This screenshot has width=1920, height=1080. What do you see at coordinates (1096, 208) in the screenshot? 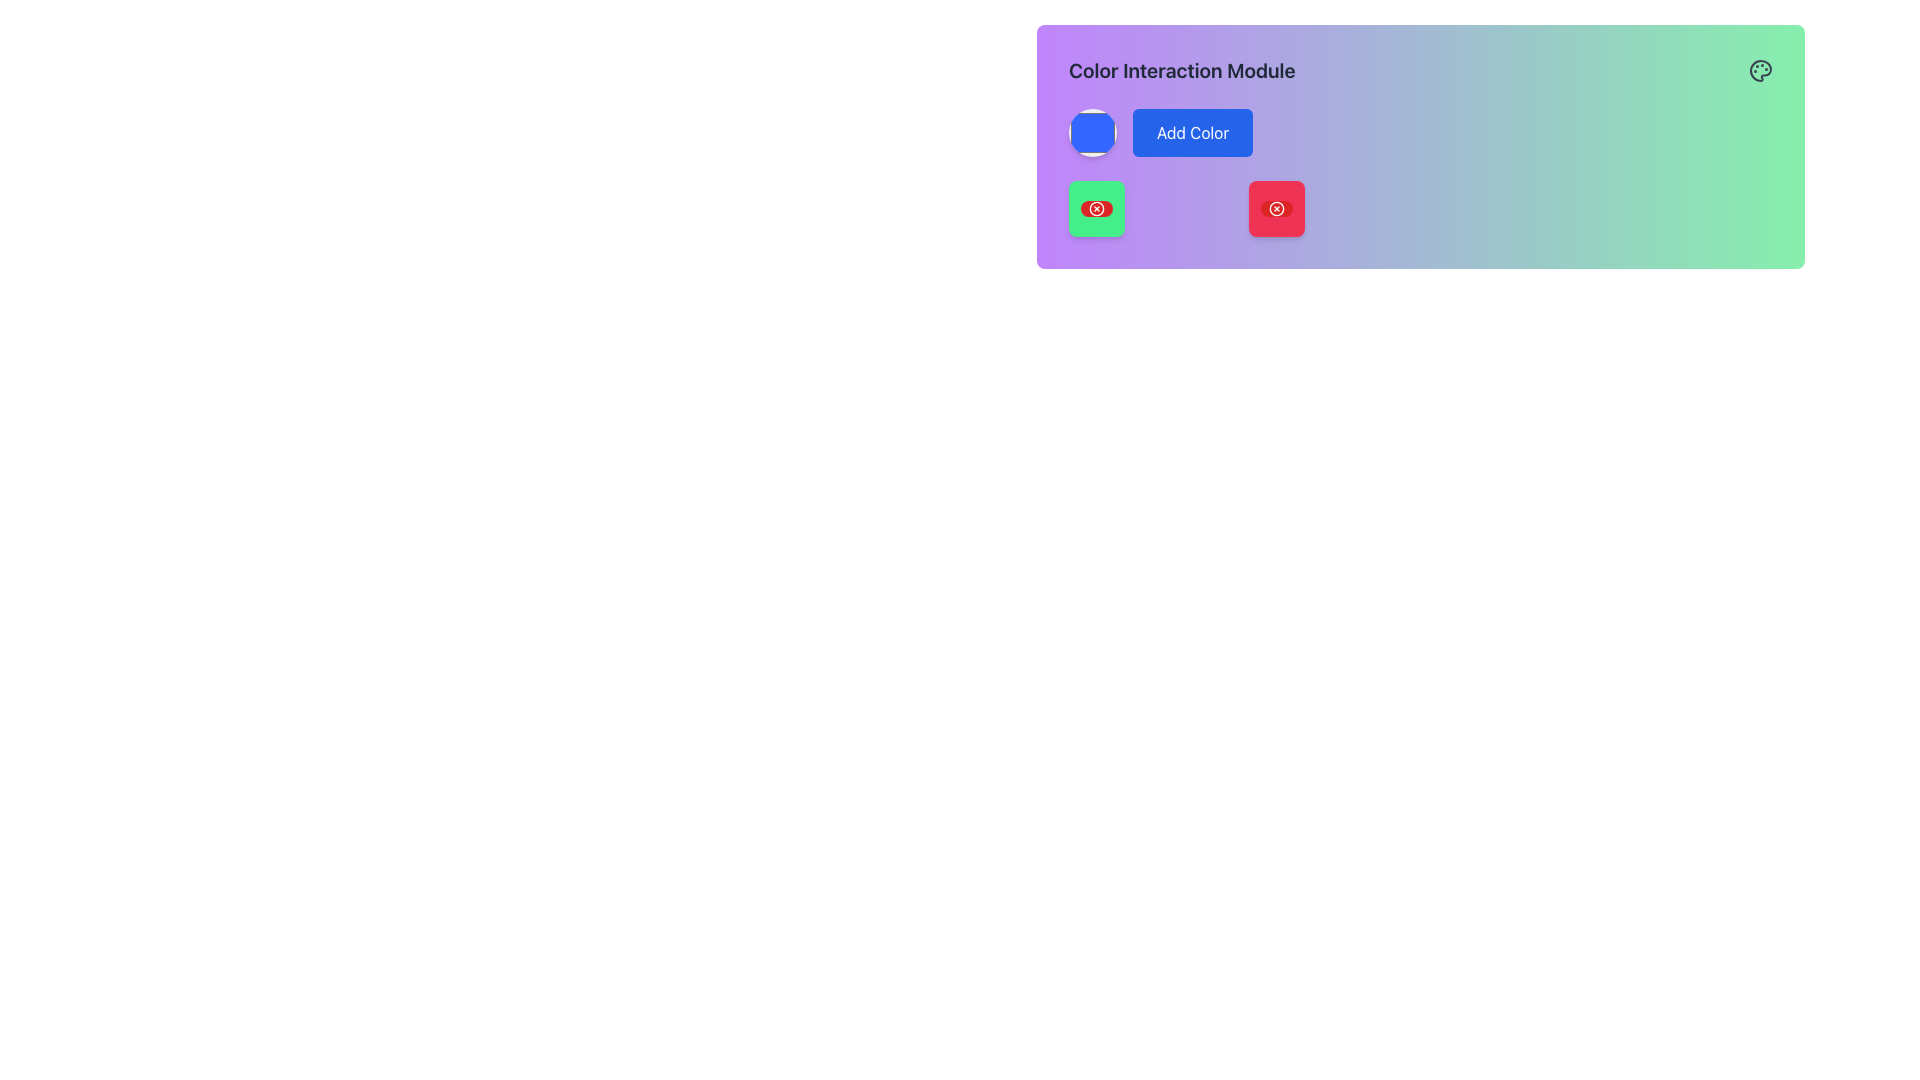
I see `the square green button with rounded corners, which is the first item in the second row of a 4-column grid layout` at bounding box center [1096, 208].